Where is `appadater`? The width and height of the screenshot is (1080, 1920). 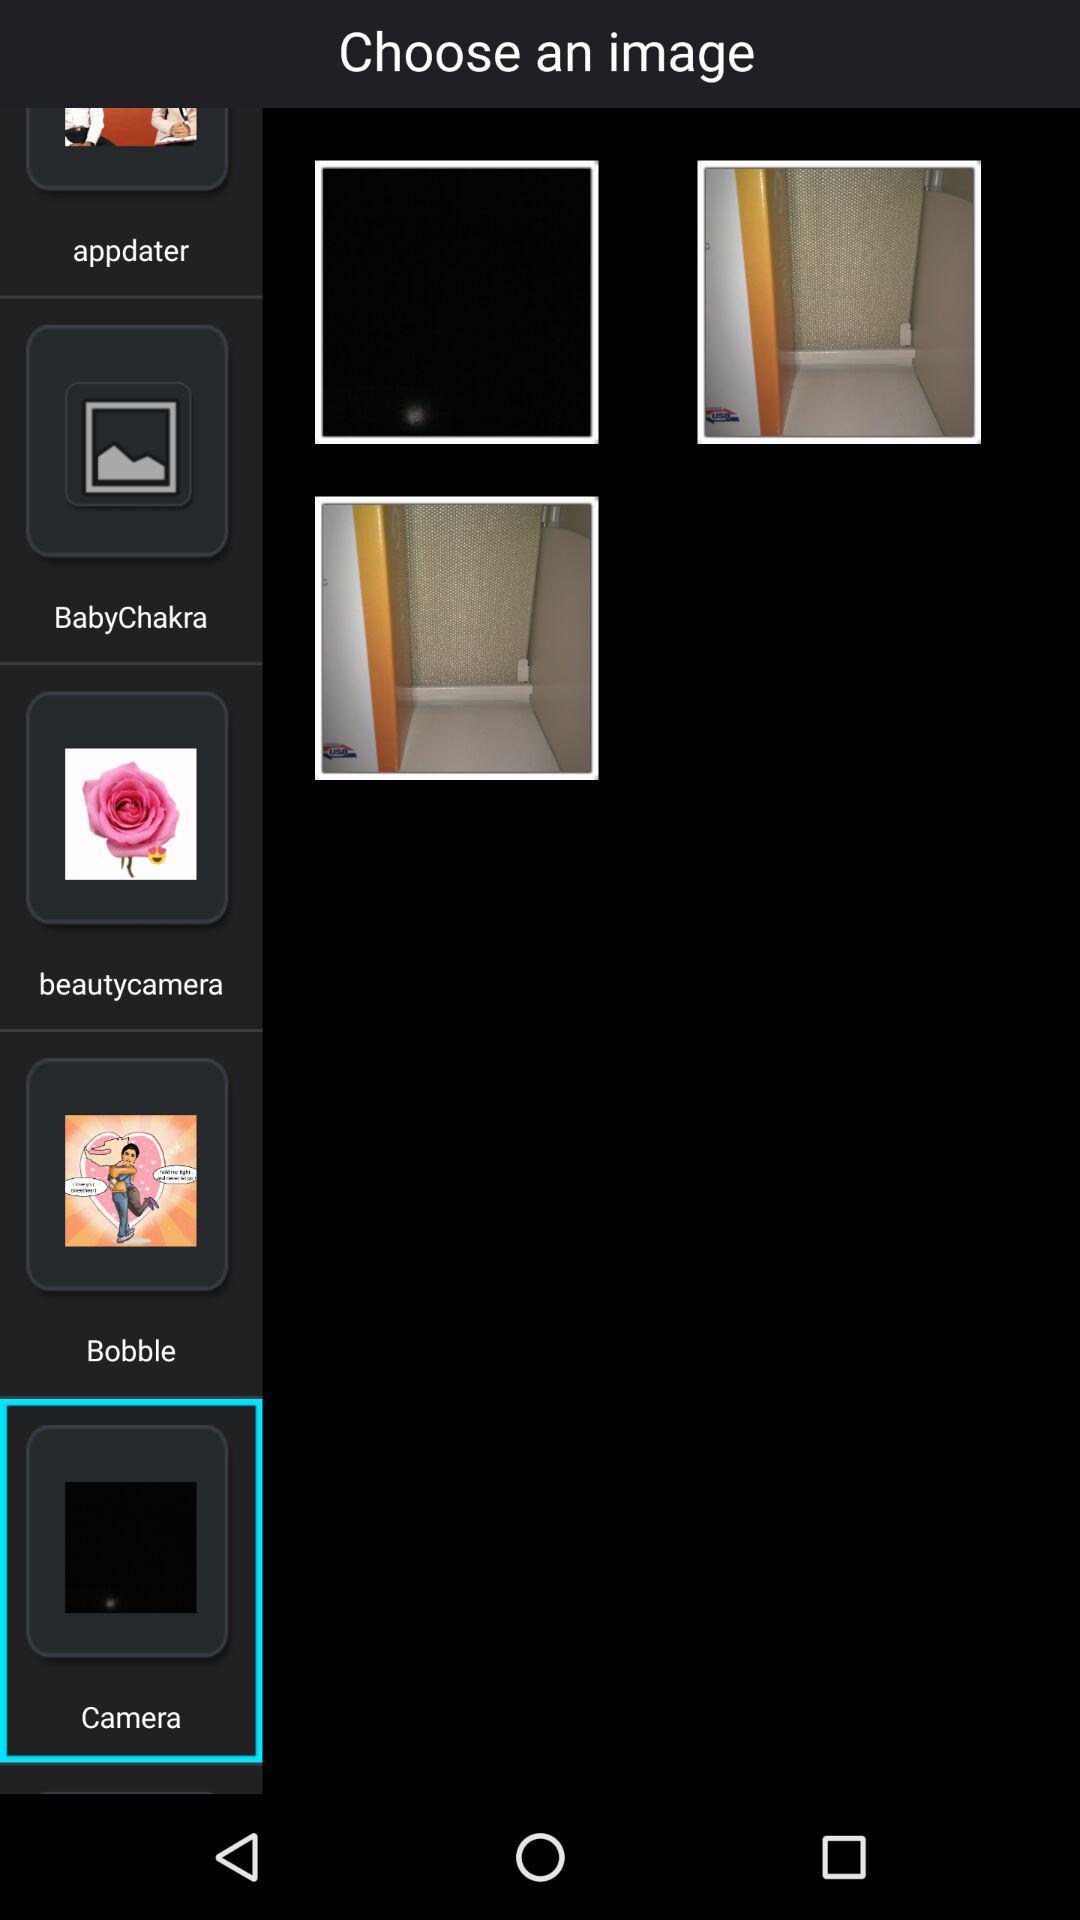 appadater is located at coordinates (131, 256).